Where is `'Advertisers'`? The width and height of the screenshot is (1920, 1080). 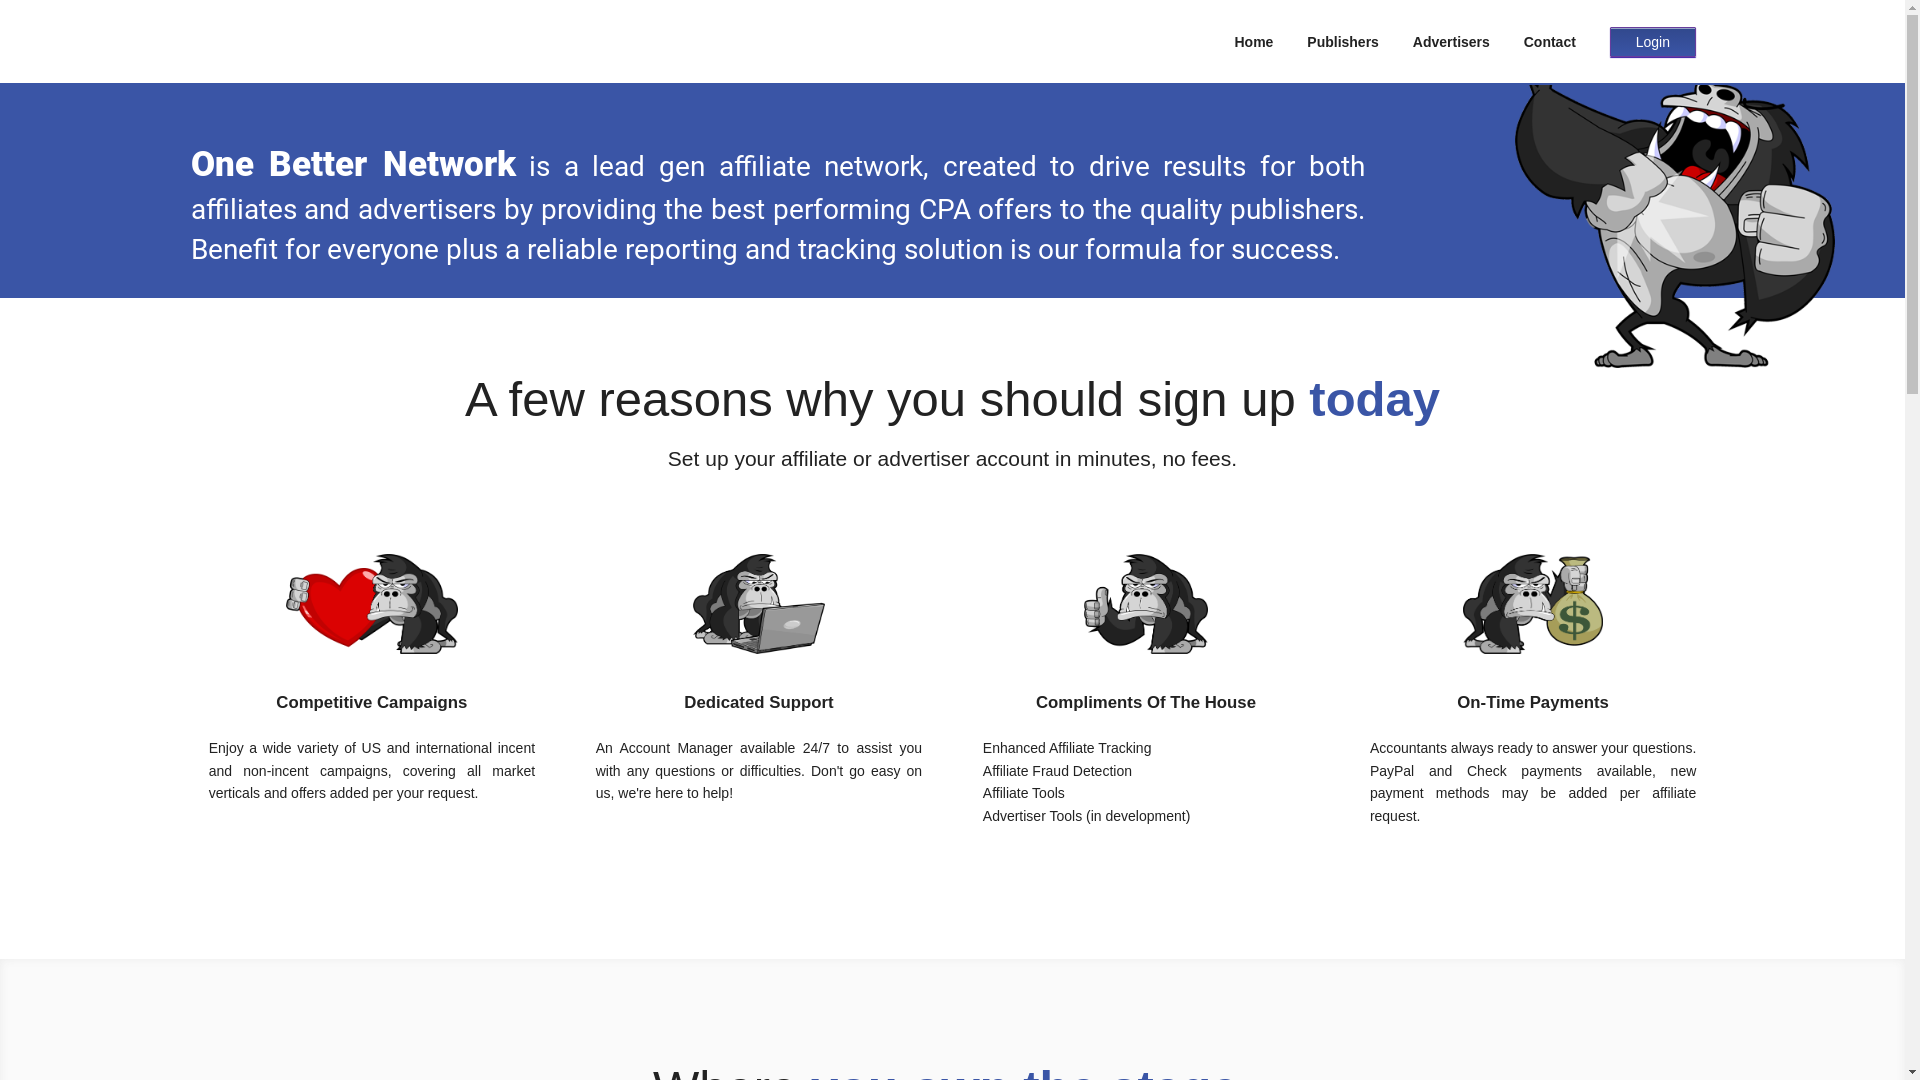 'Advertisers' is located at coordinates (1451, 42).